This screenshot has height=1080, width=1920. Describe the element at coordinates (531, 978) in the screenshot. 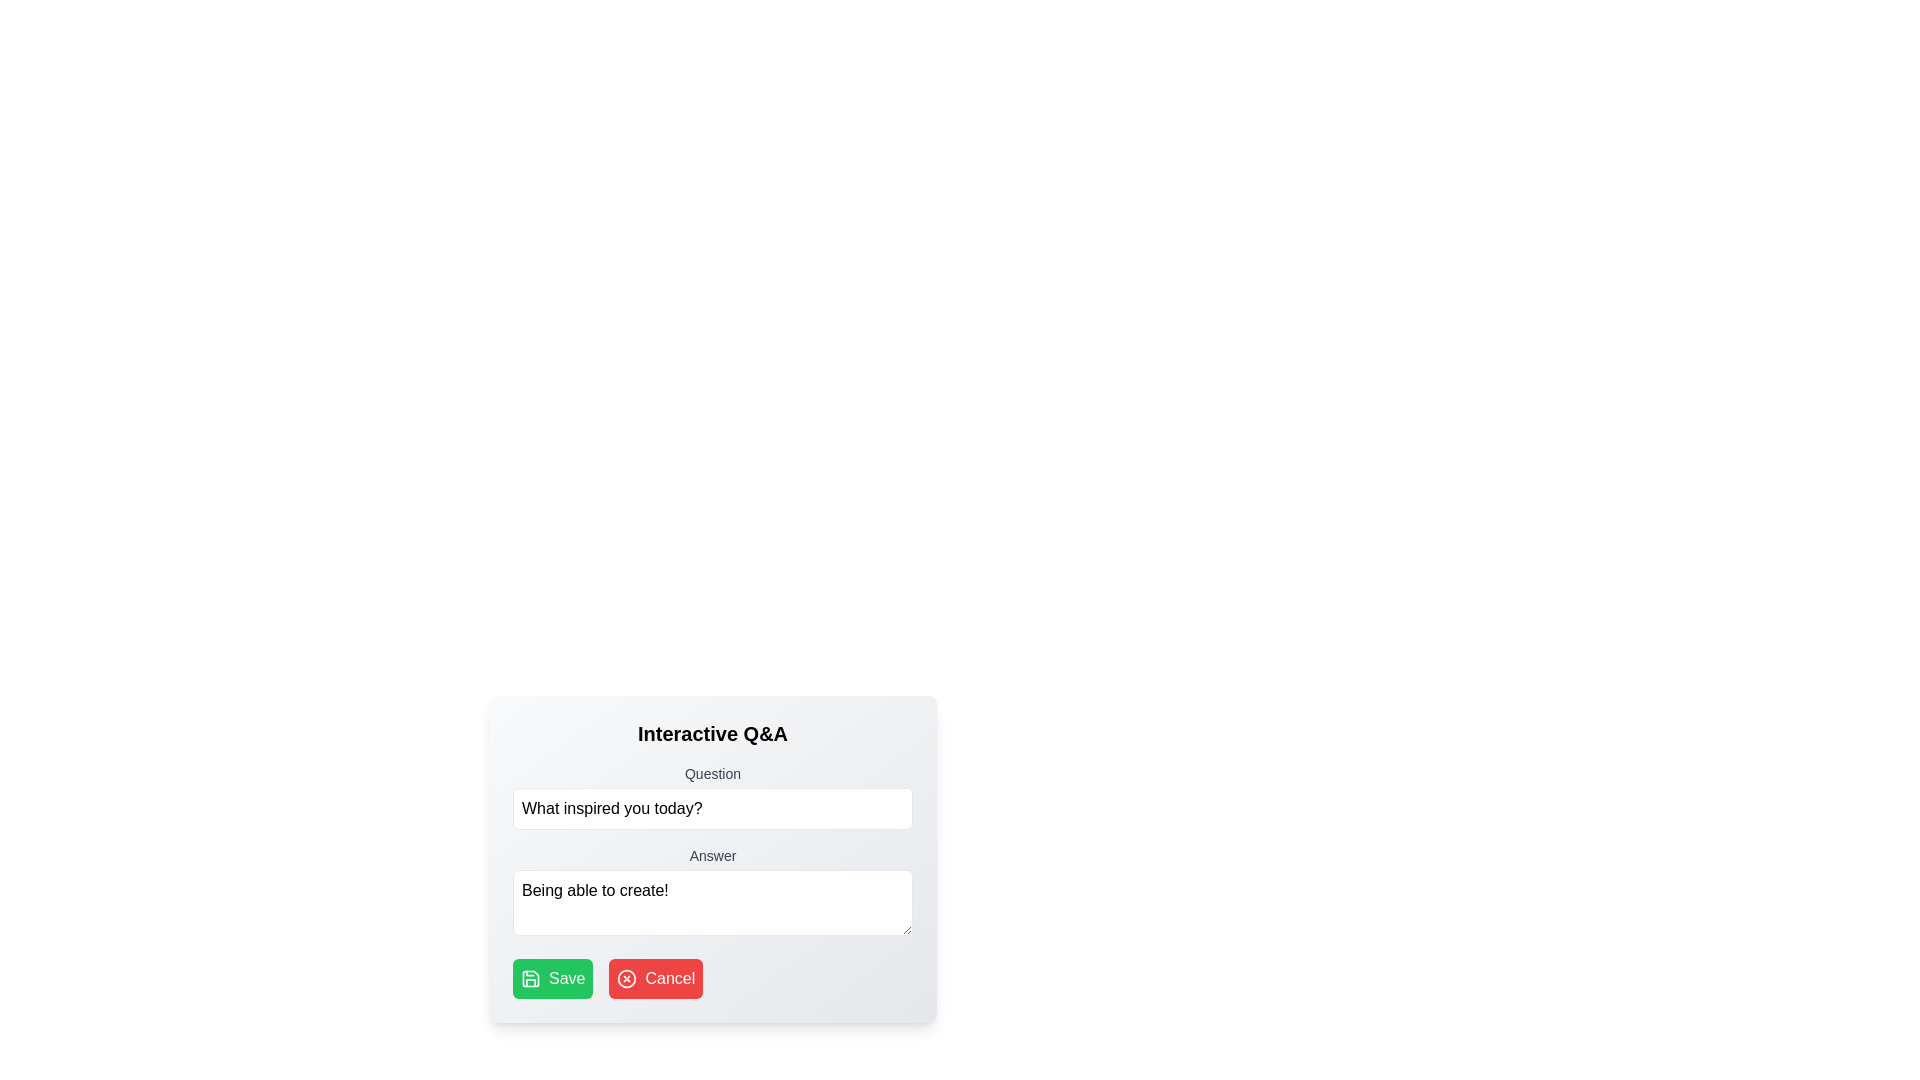

I see `the save icon located inside the 'Save' button at the bottom-left of the dialog box` at that location.